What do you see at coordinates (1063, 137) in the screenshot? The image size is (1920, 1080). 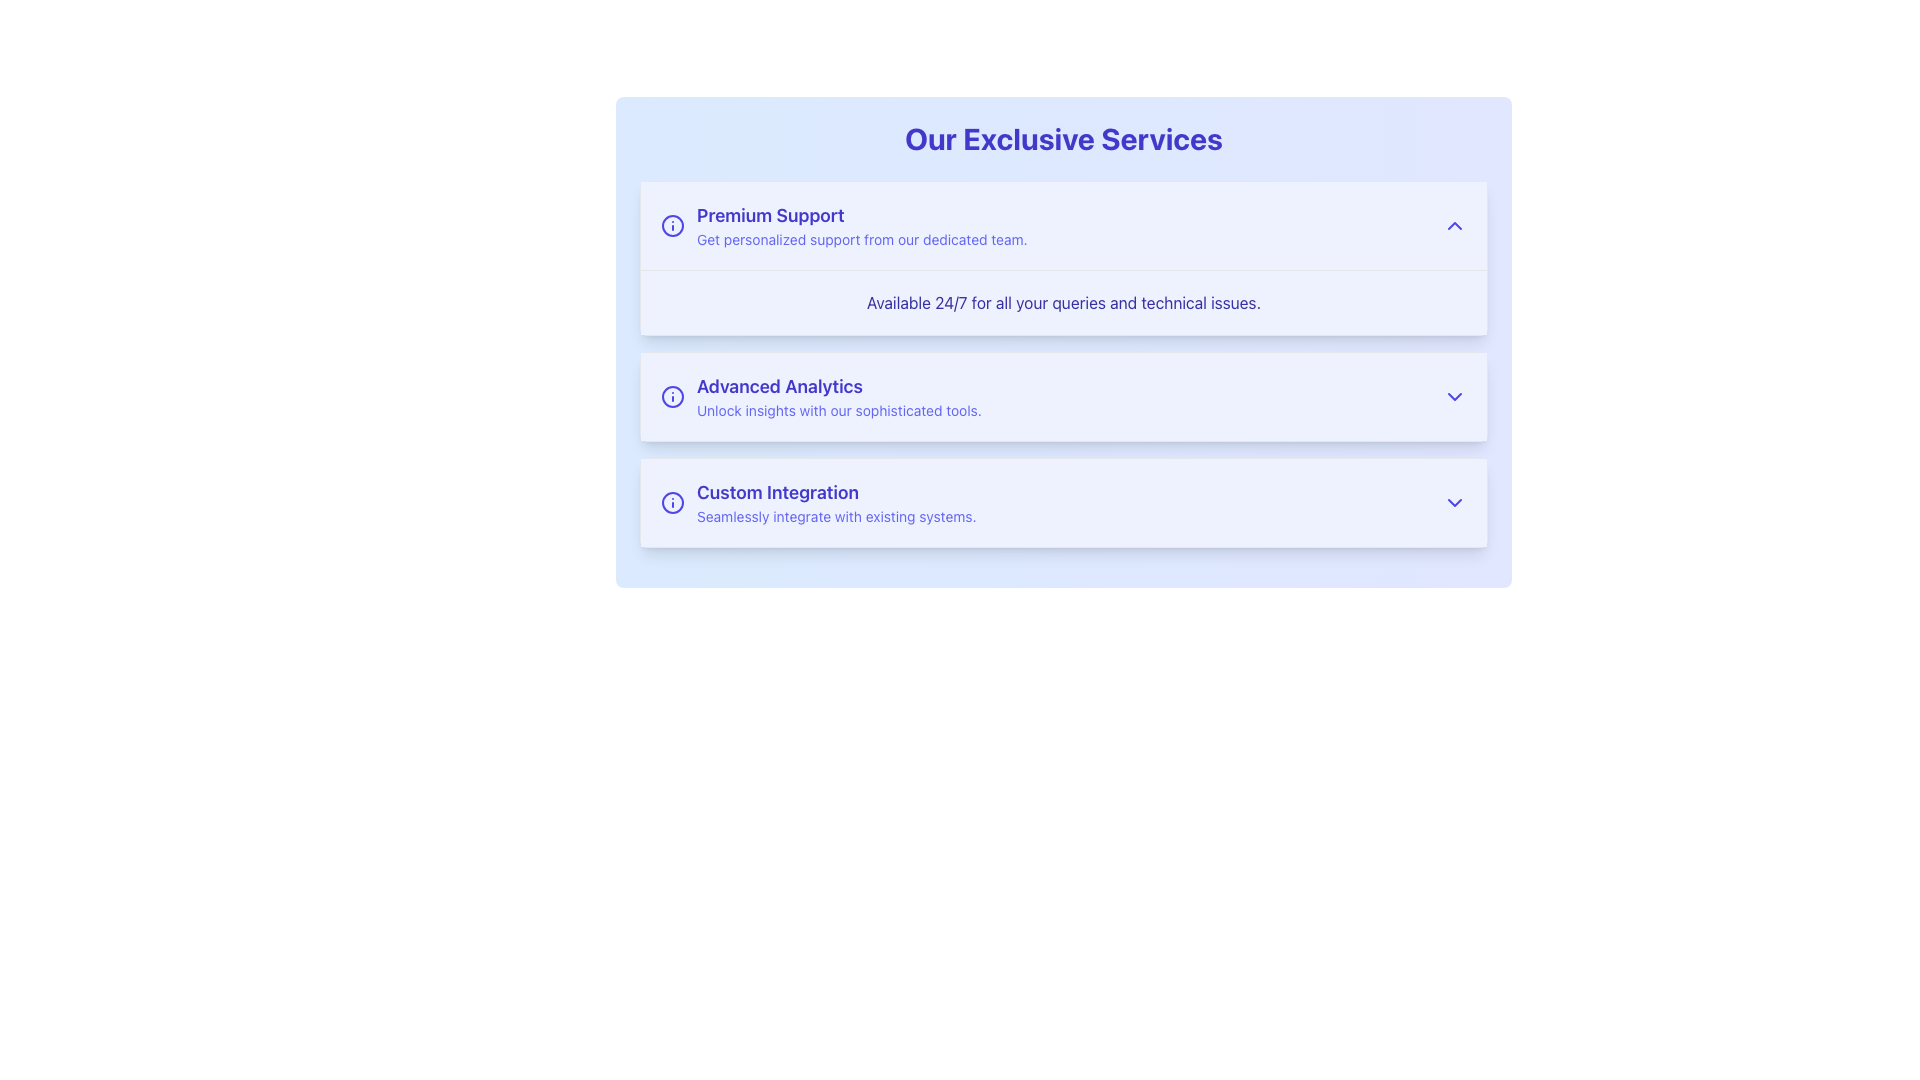 I see `displayed text from the Text Label that serves as a section header, indicating the content theme of the section below it` at bounding box center [1063, 137].